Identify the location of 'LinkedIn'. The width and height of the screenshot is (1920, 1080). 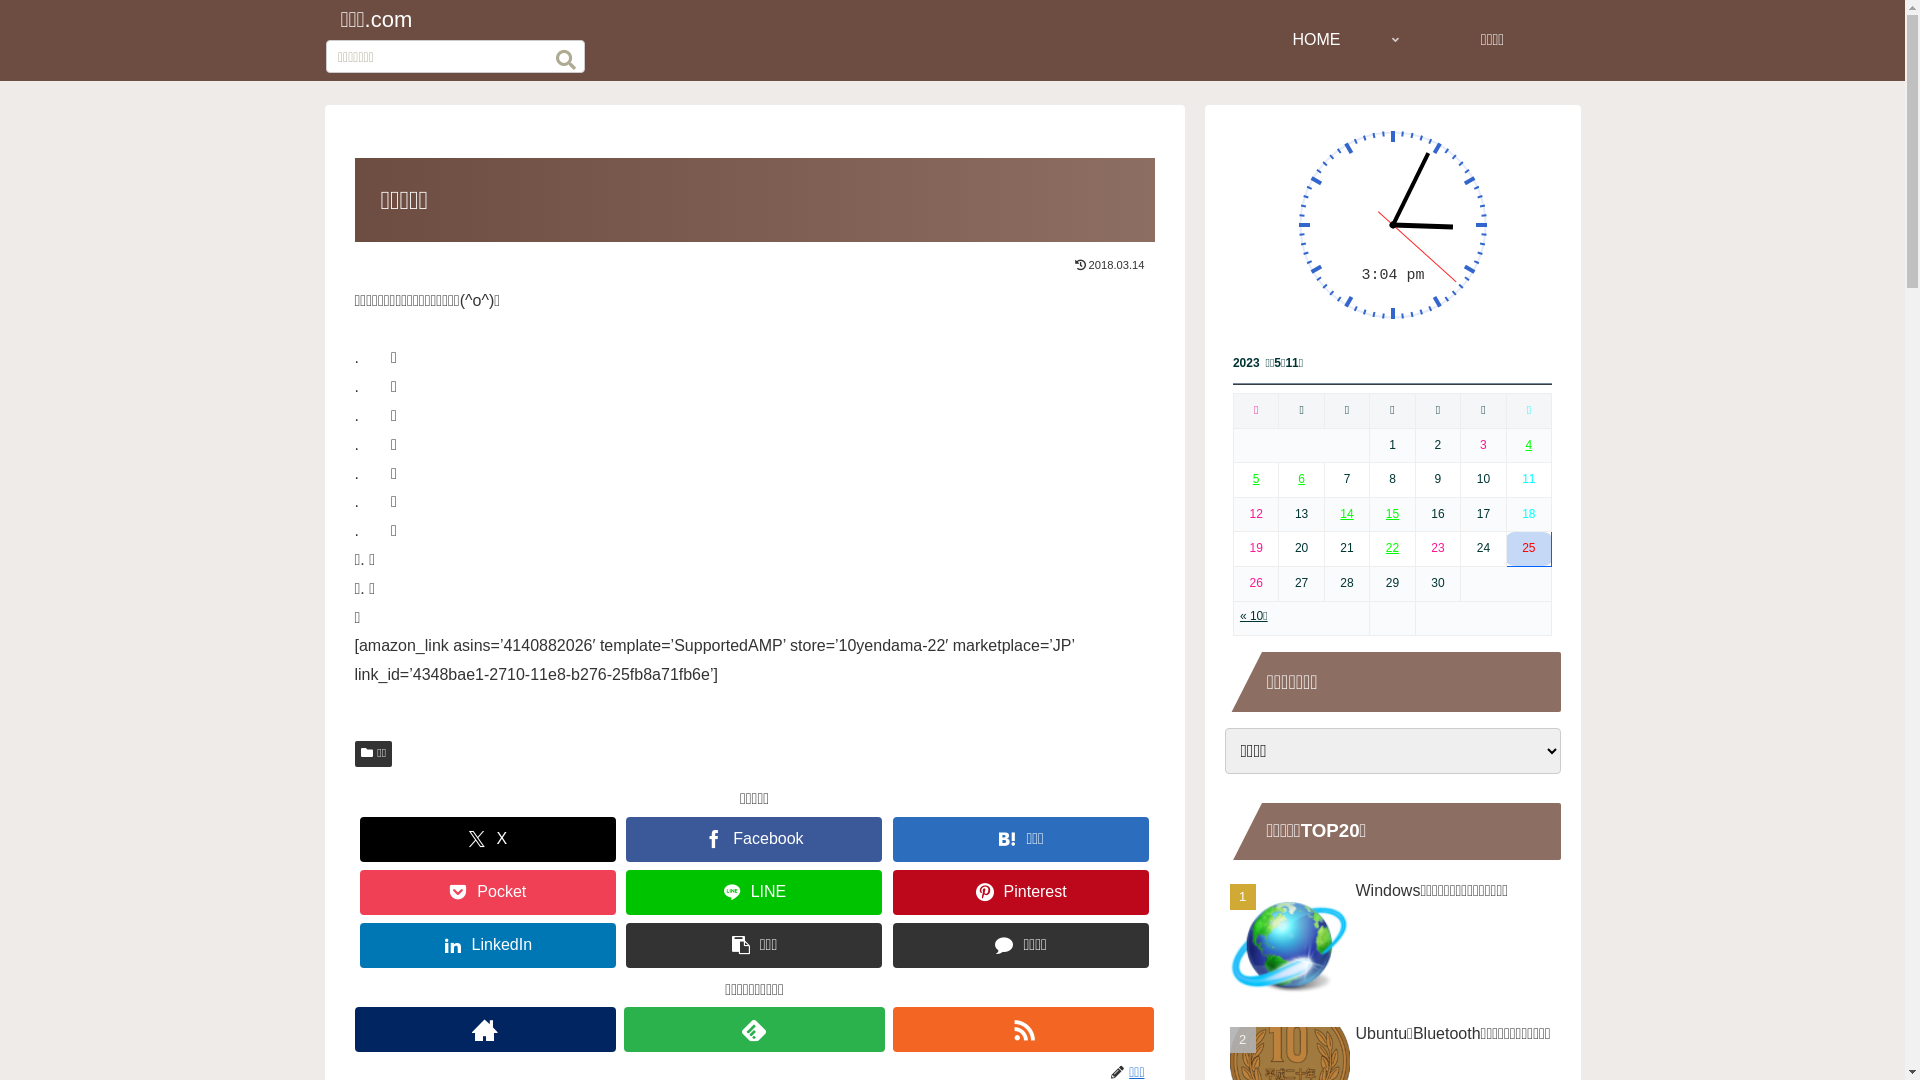
(488, 945).